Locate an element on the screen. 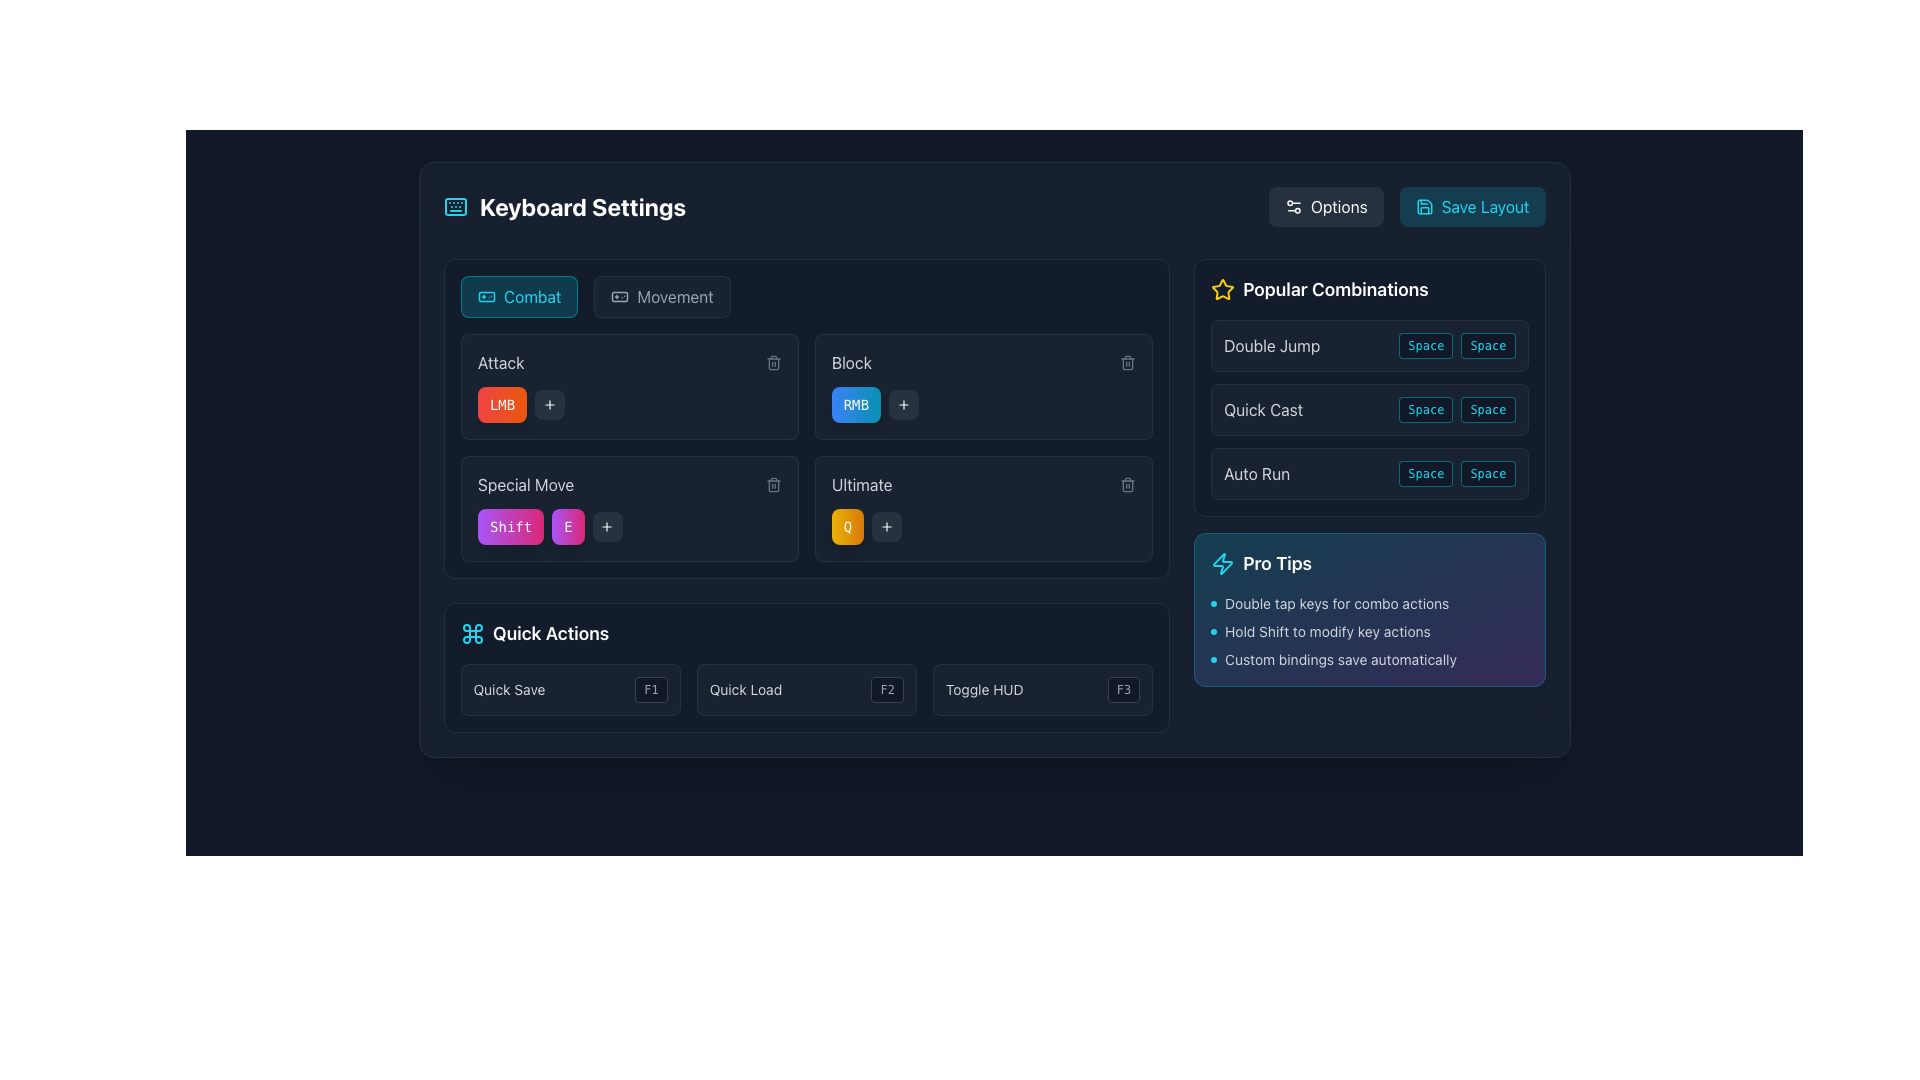 Image resolution: width=1920 pixels, height=1080 pixels. the second 'Space' button with cyan text located in the 'Double Jump' row under the 'Popular Combinations' section is located at coordinates (1488, 345).